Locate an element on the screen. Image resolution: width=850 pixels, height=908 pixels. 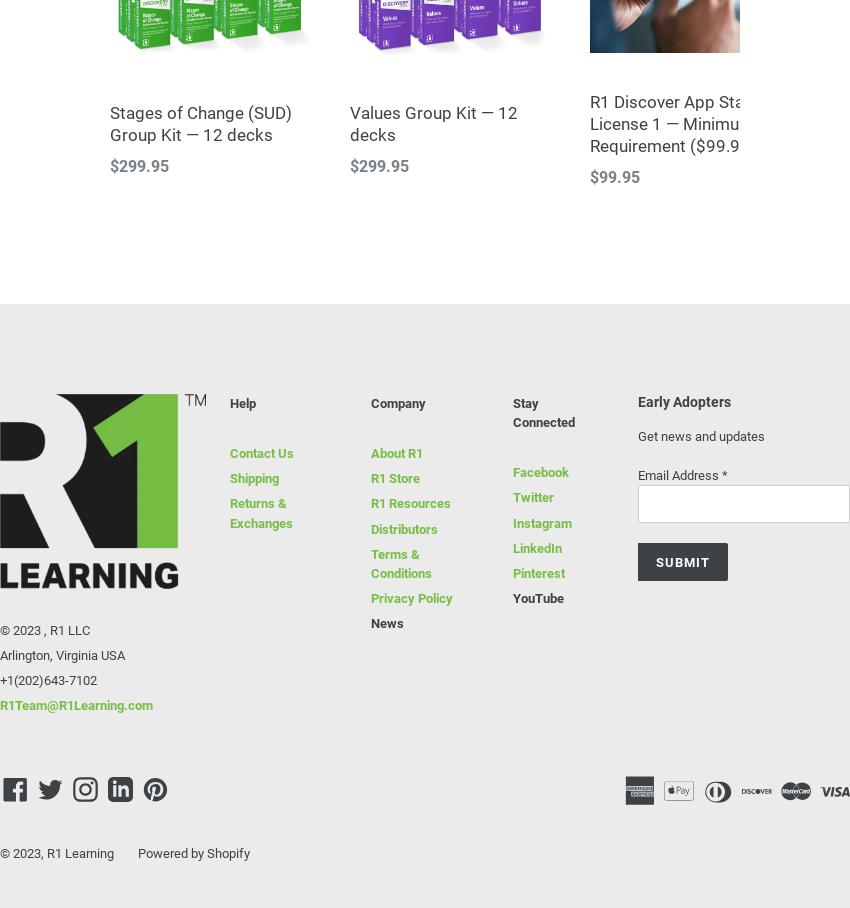
'R1 Resources' is located at coordinates (370, 503).